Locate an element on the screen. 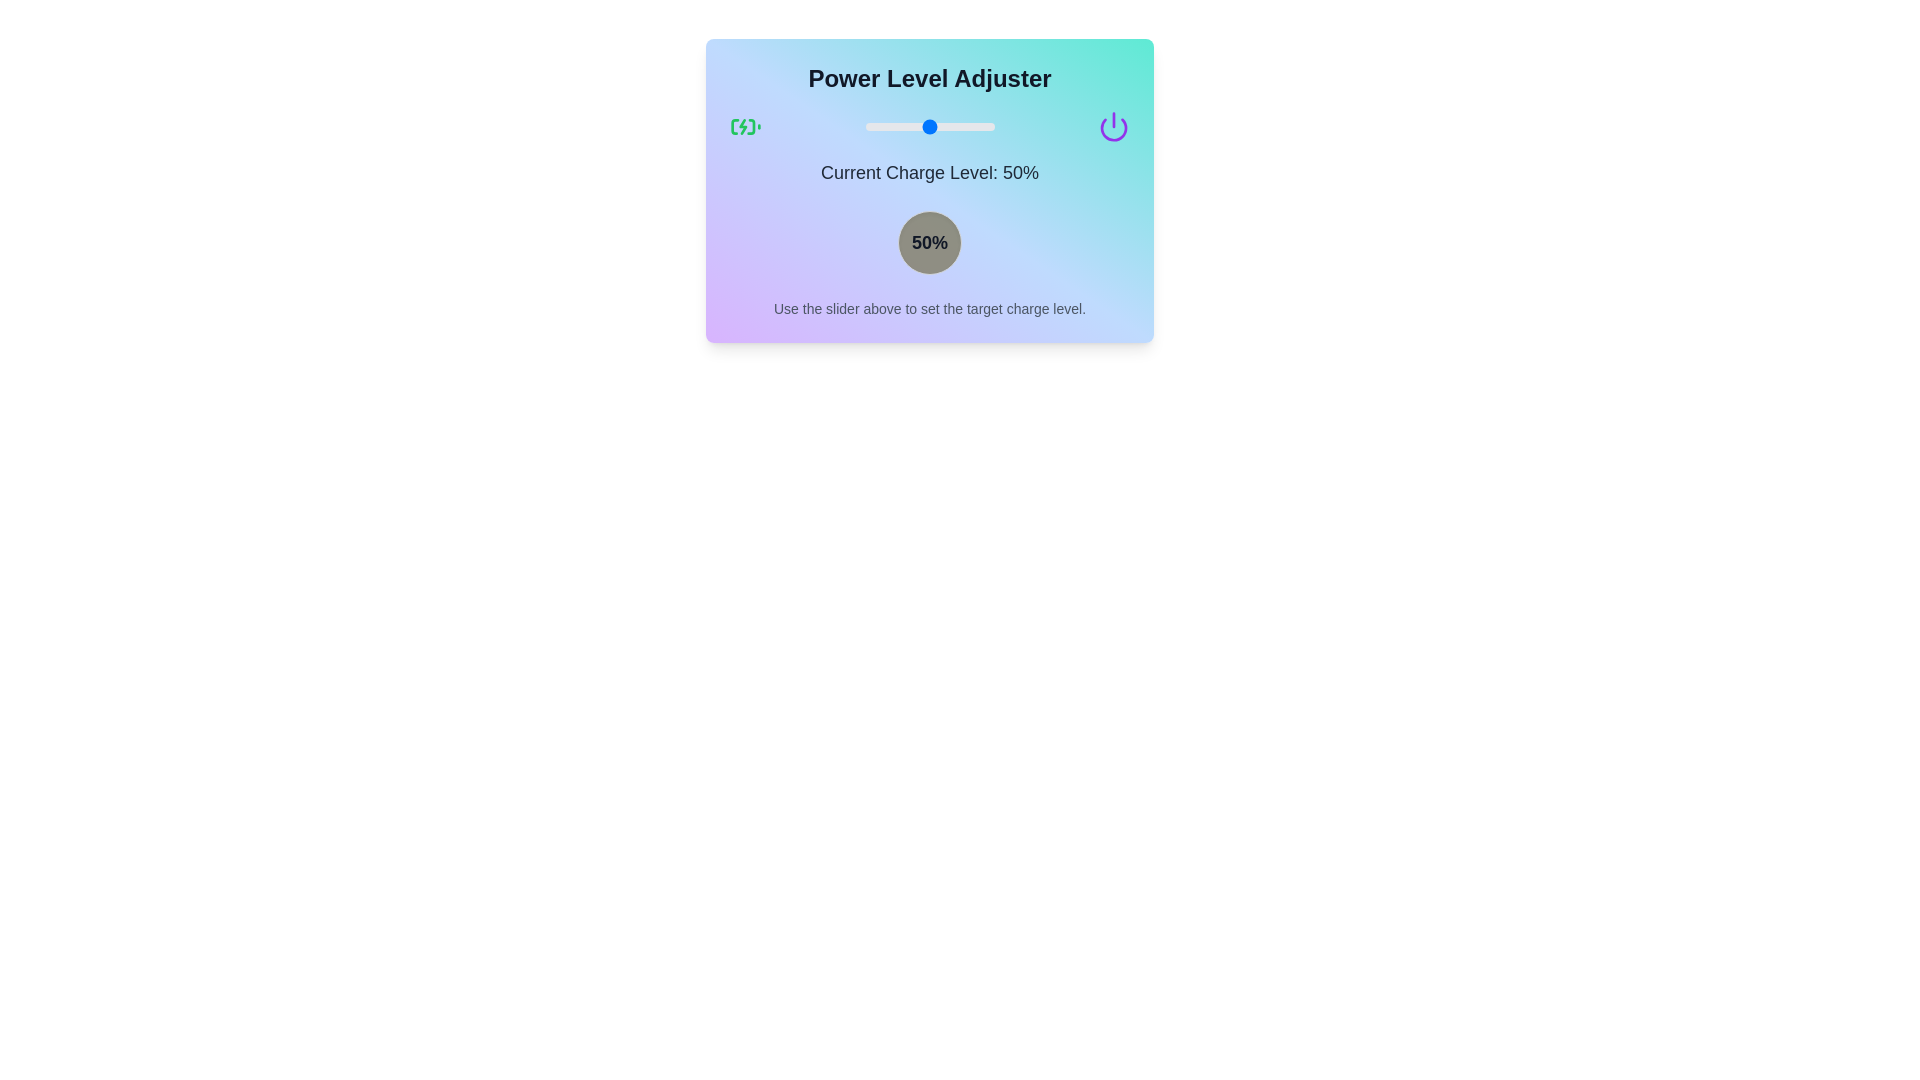  the power level is located at coordinates (980, 127).